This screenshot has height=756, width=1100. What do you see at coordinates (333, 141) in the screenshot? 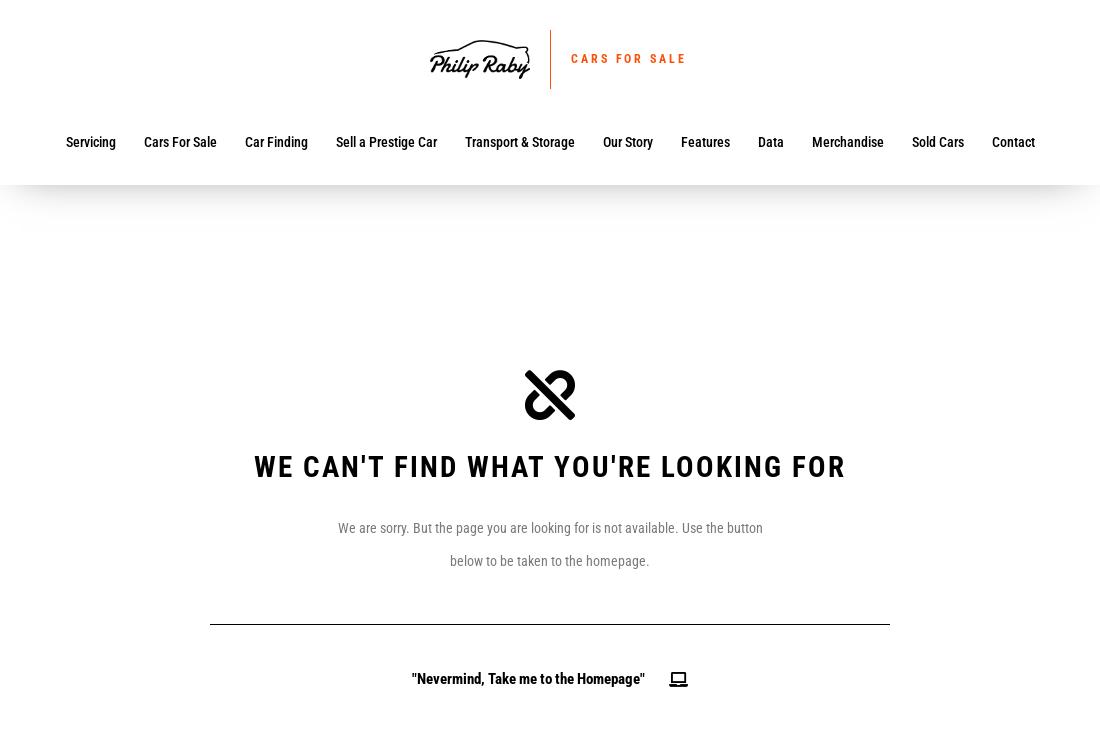
I see `'Sell a Prestige Car'` at bounding box center [333, 141].